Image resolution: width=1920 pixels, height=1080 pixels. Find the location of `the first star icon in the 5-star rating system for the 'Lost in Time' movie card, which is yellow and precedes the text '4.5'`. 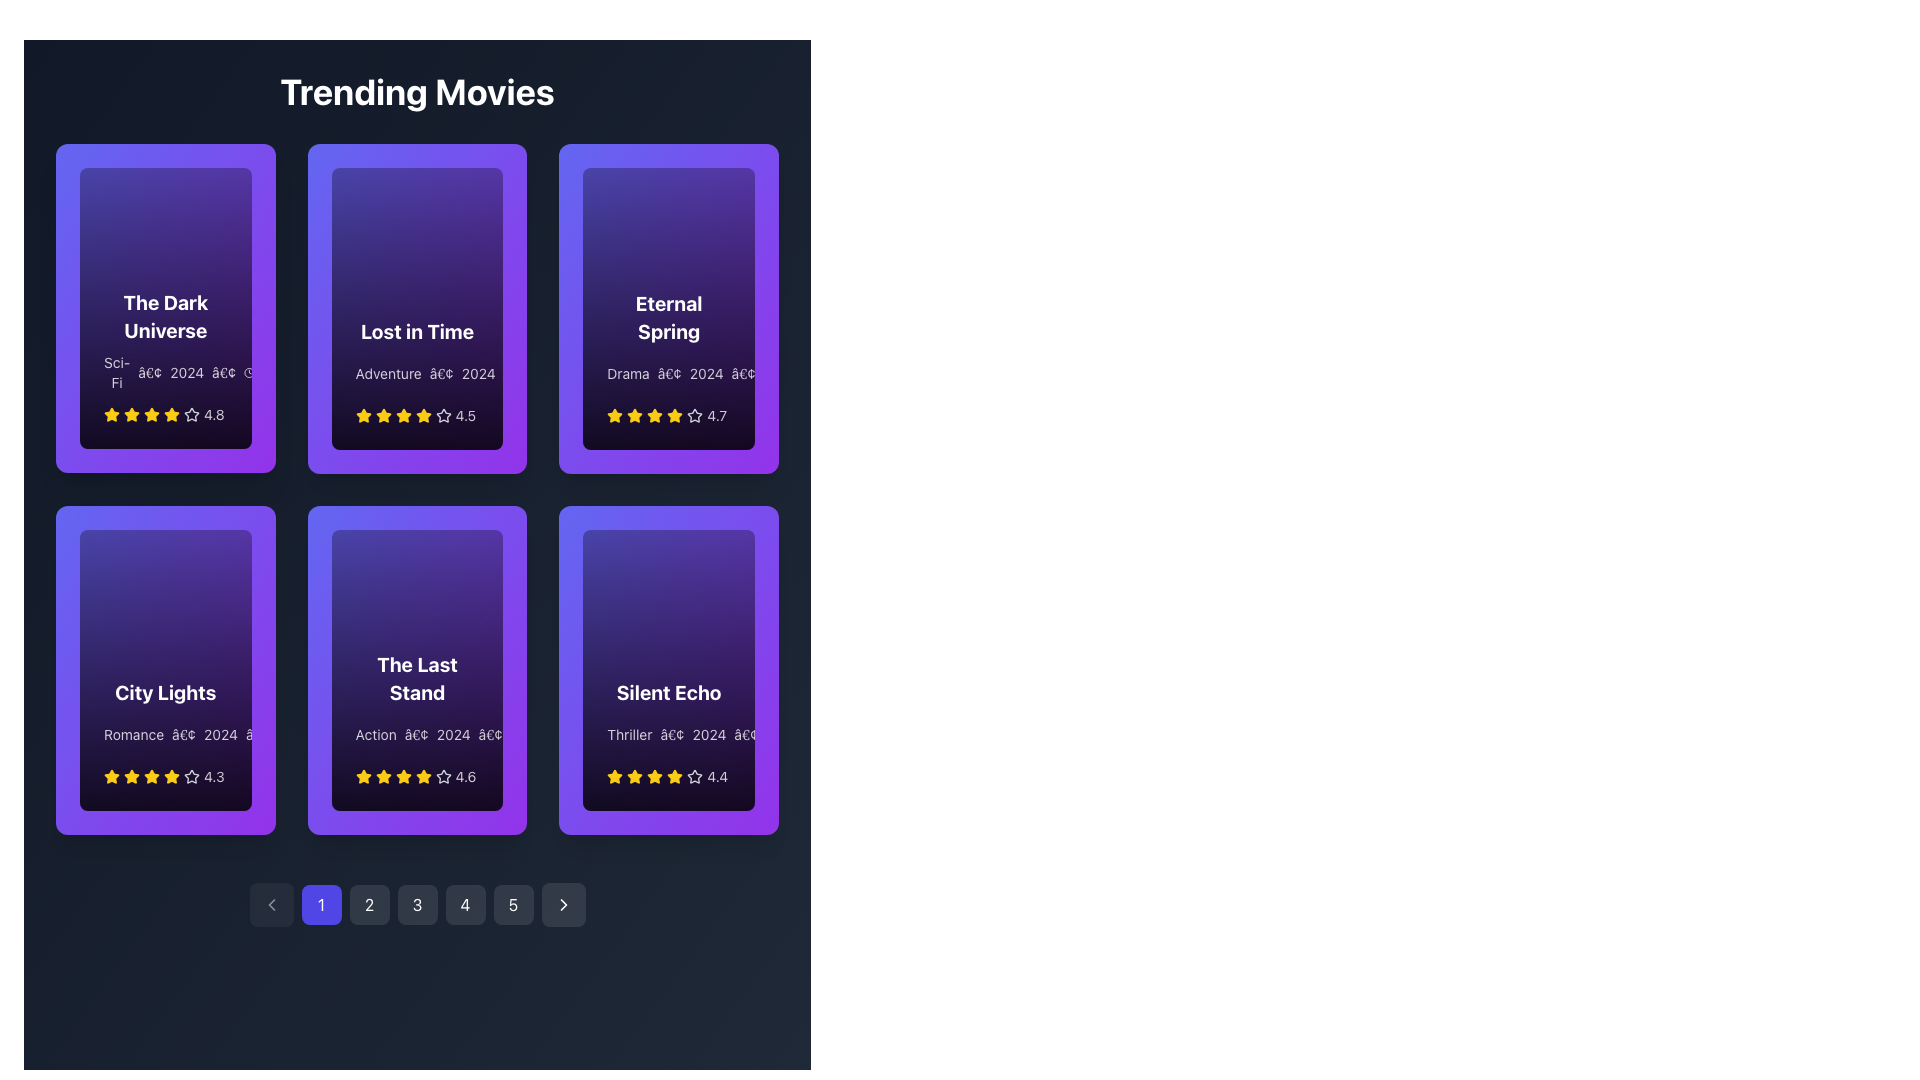

the first star icon in the 5-star rating system for the 'Lost in Time' movie card, which is yellow and precedes the text '4.5' is located at coordinates (363, 414).